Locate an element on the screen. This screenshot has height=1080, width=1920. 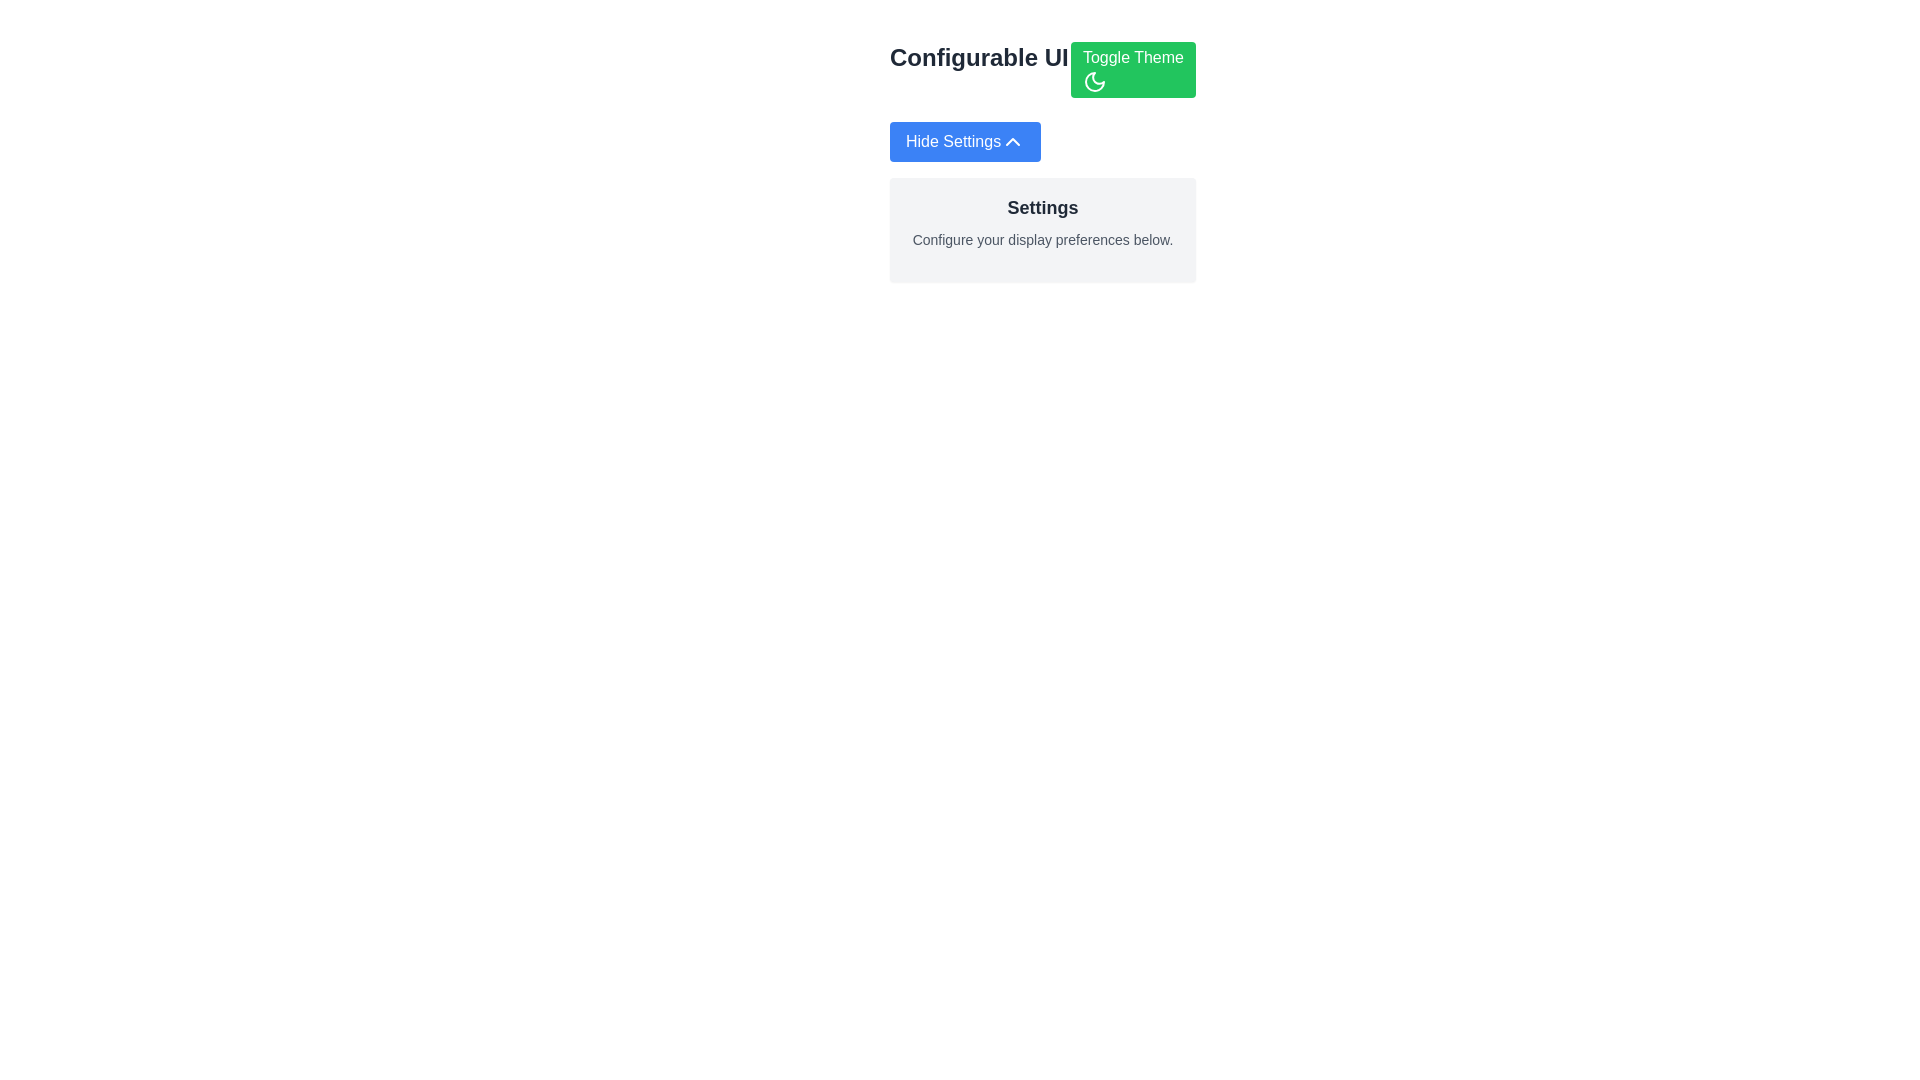
the Informational panel located below the 'Hide Settings' blue button, which provides configuration display preferences is located at coordinates (1041, 216).